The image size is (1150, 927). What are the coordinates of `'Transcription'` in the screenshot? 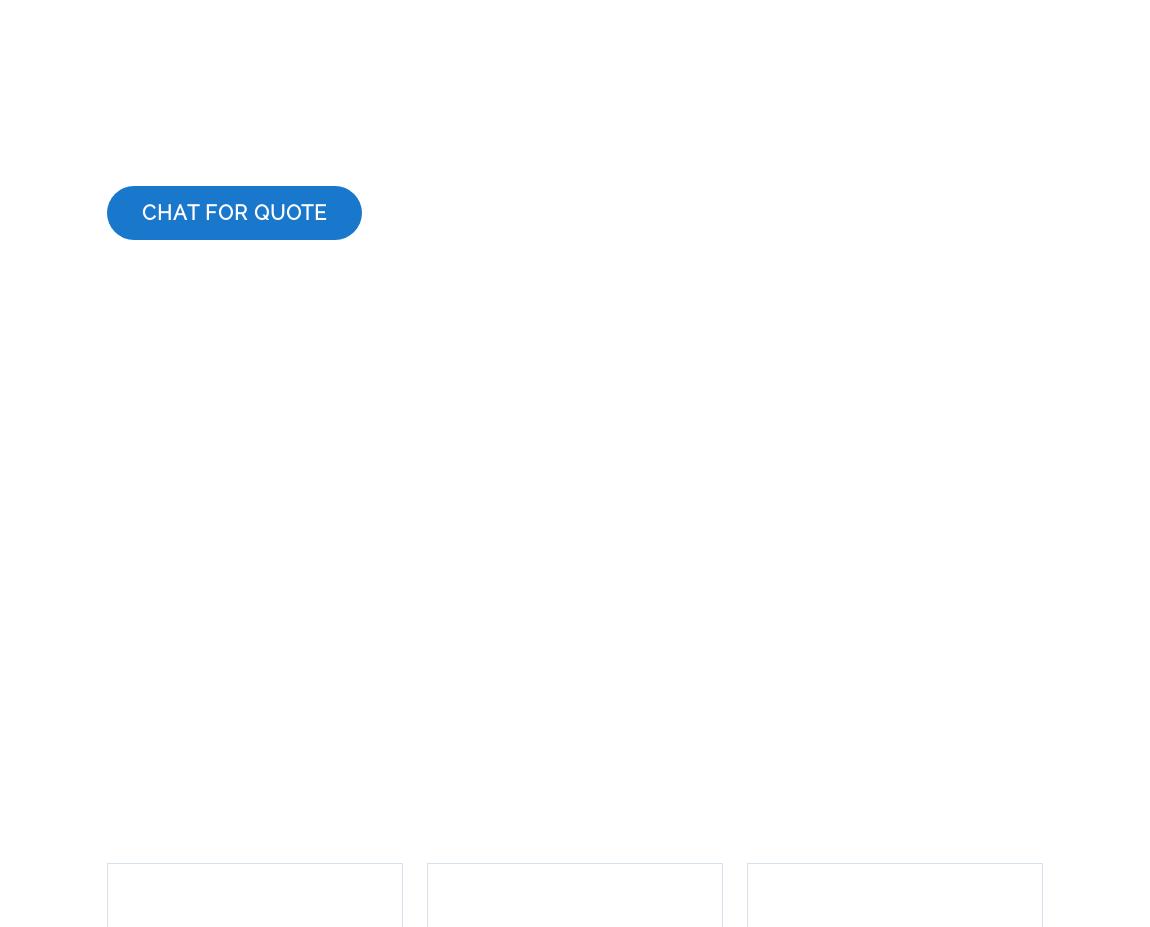 It's located at (171, 730).